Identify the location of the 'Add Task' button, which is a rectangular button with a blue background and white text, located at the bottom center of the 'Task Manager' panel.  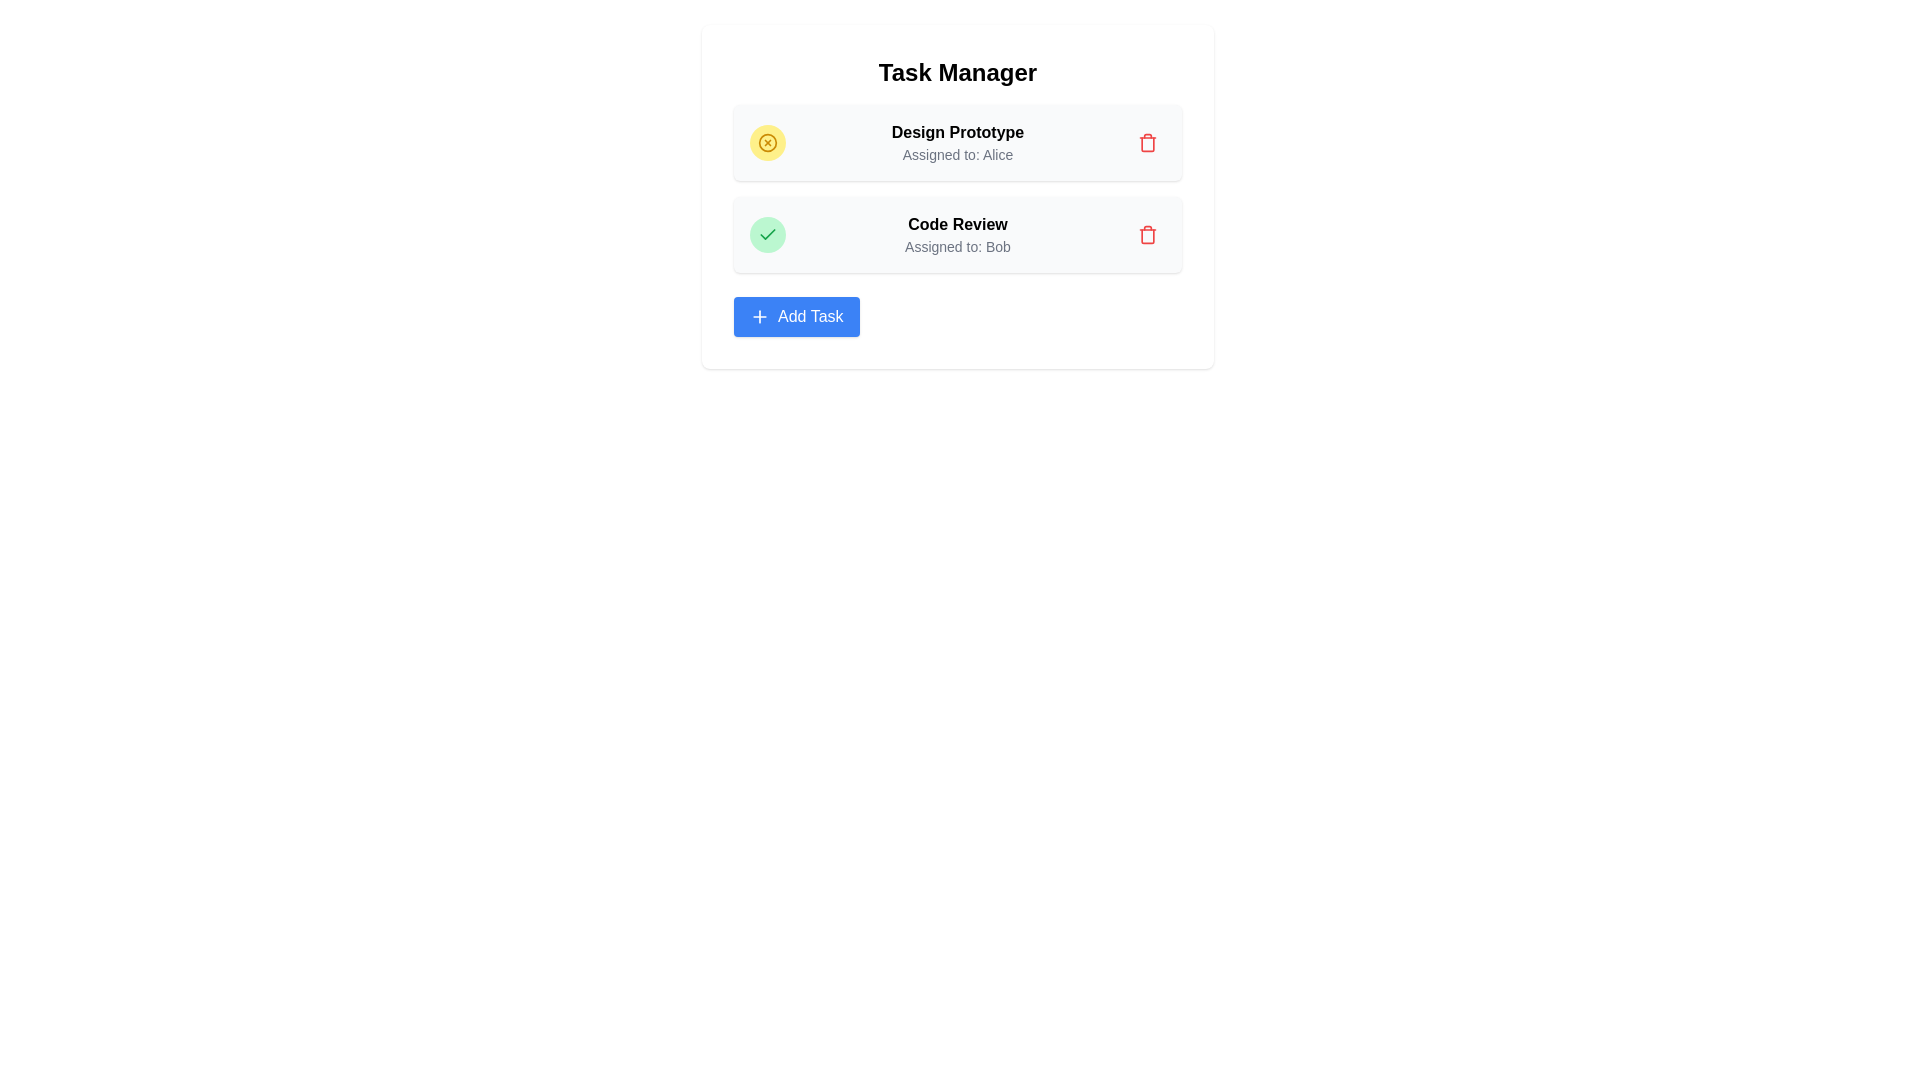
(795, 315).